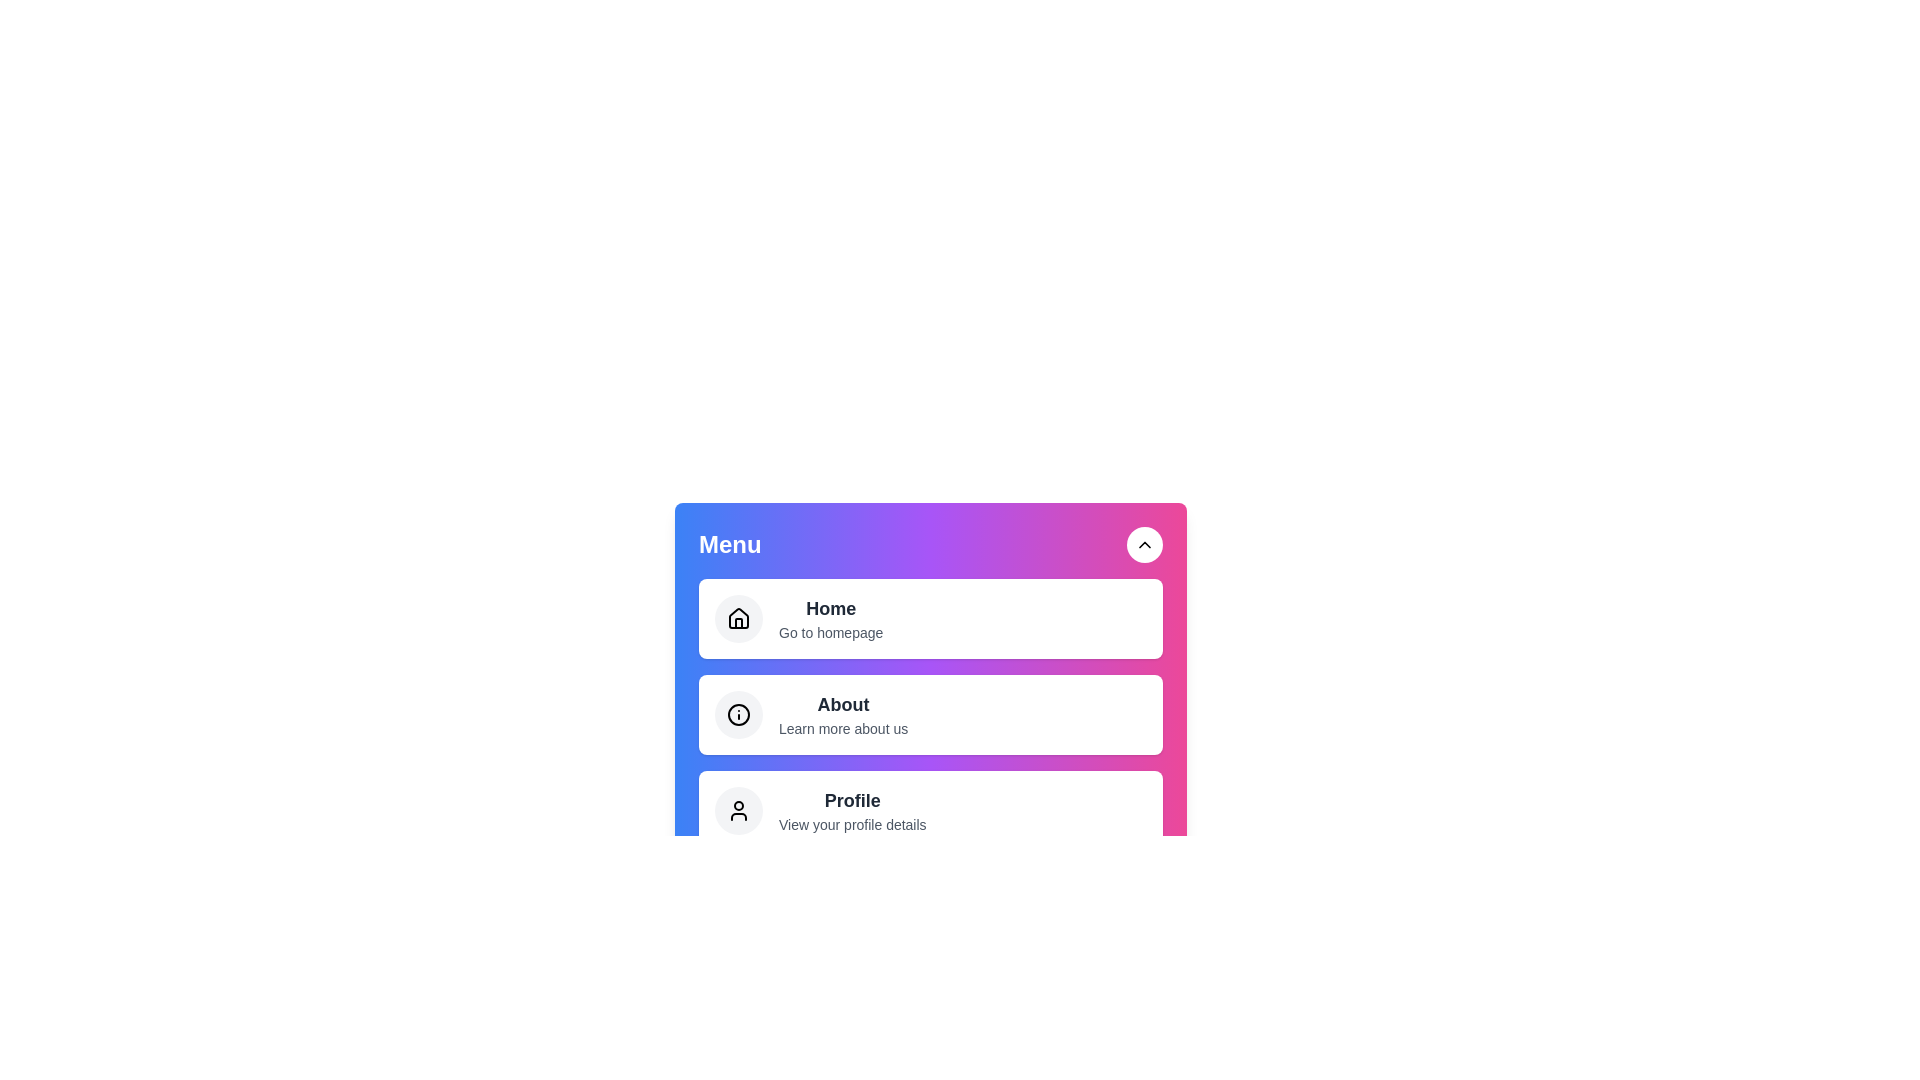 The image size is (1920, 1080). Describe the element at coordinates (738, 810) in the screenshot. I see `the icon corresponding to the menu item labeled 'Profile'` at that location.